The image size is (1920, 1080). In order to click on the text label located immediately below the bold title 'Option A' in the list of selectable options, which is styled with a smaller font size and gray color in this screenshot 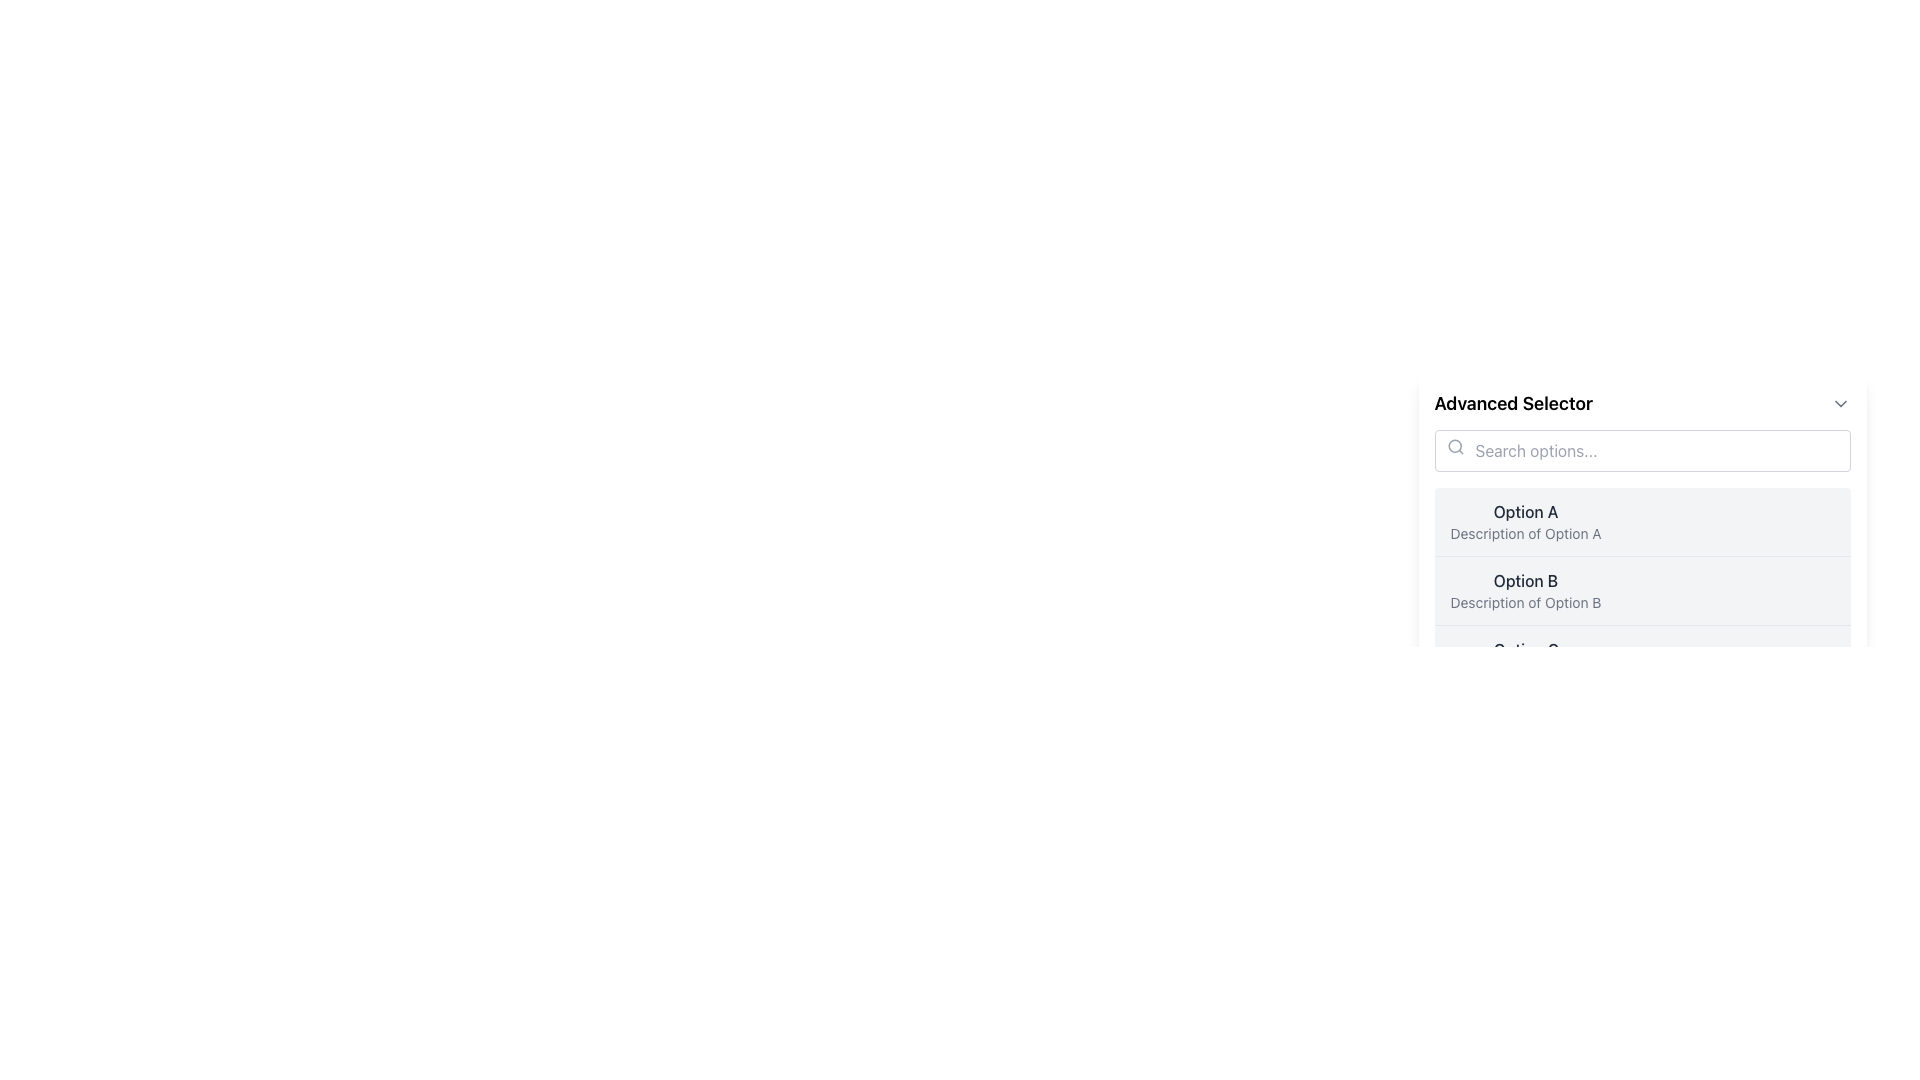, I will do `click(1525, 532)`.